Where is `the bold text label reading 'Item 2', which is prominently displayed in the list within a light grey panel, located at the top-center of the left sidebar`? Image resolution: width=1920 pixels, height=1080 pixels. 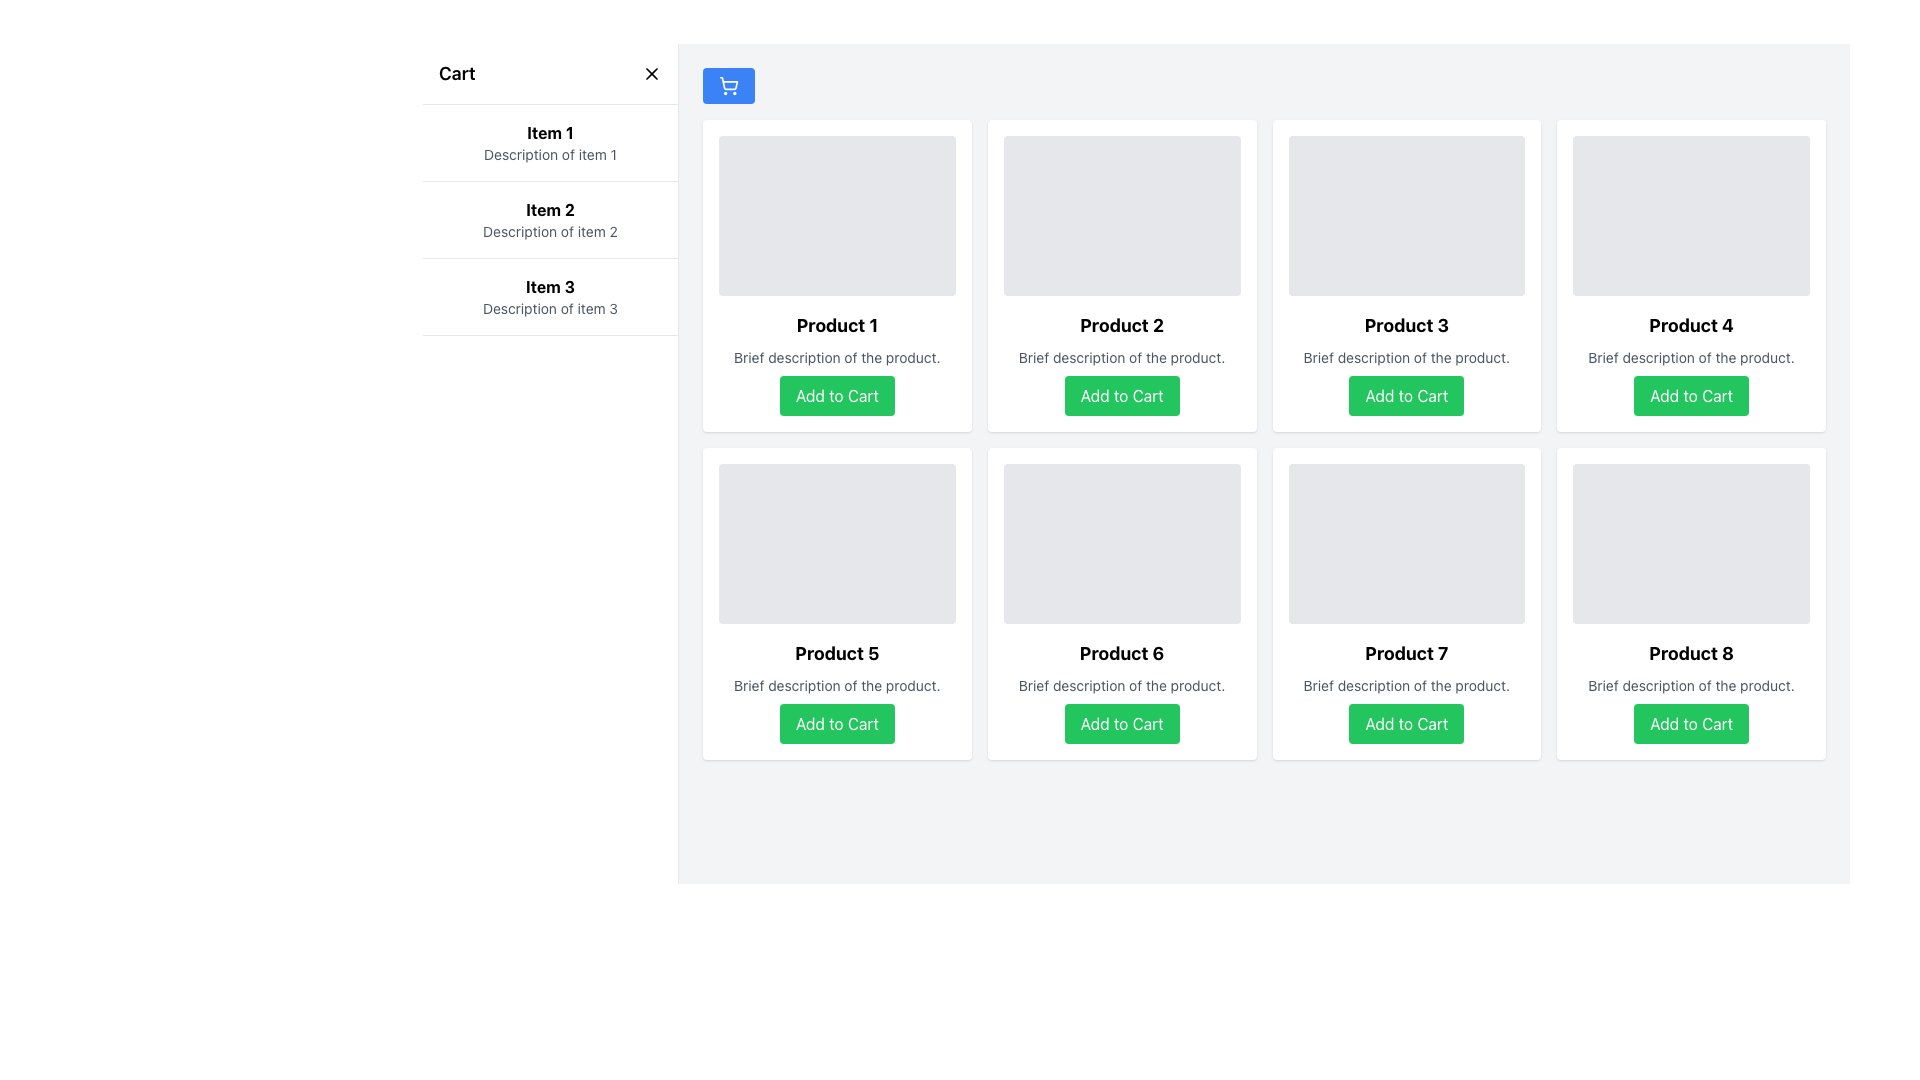
the bold text label reading 'Item 2', which is prominently displayed in the list within a light grey panel, located at the top-center of the left sidebar is located at coordinates (550, 209).